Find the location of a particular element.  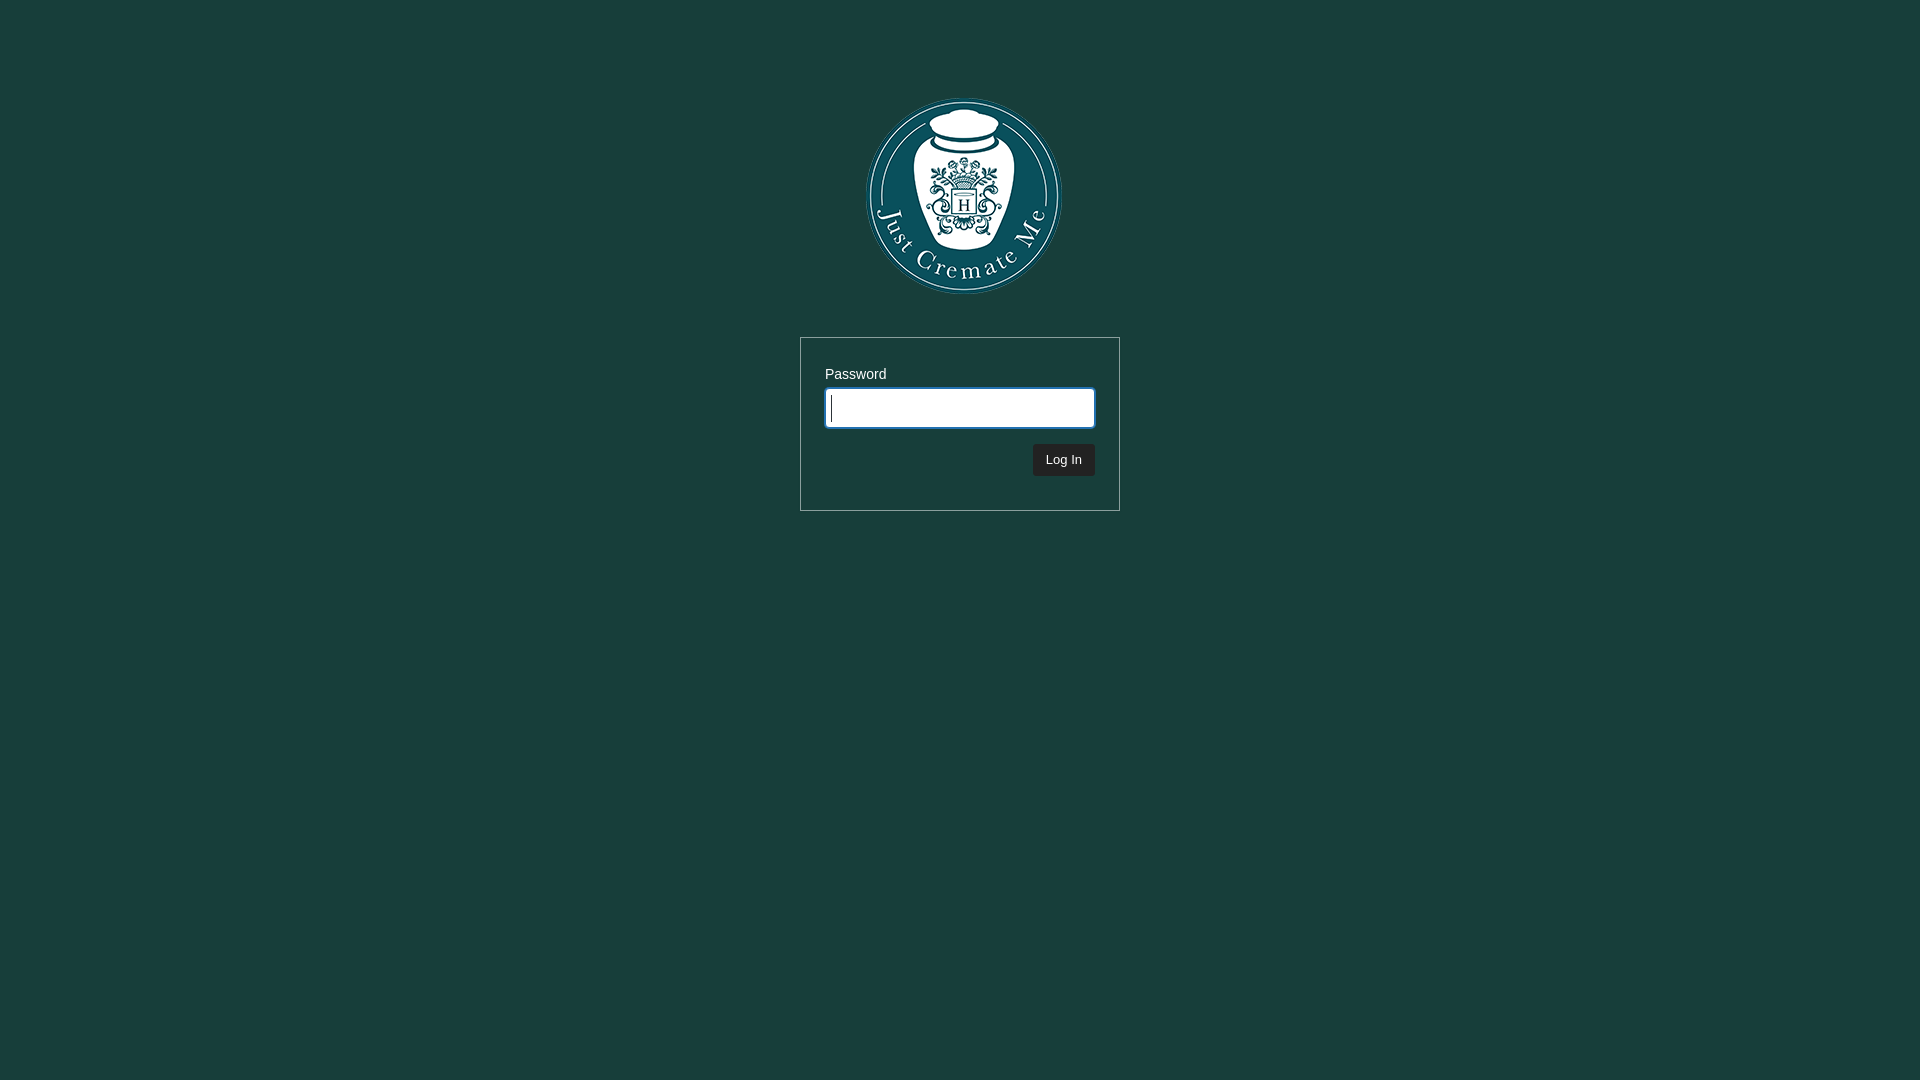

'Just Cremate Me' is located at coordinates (964, 204).